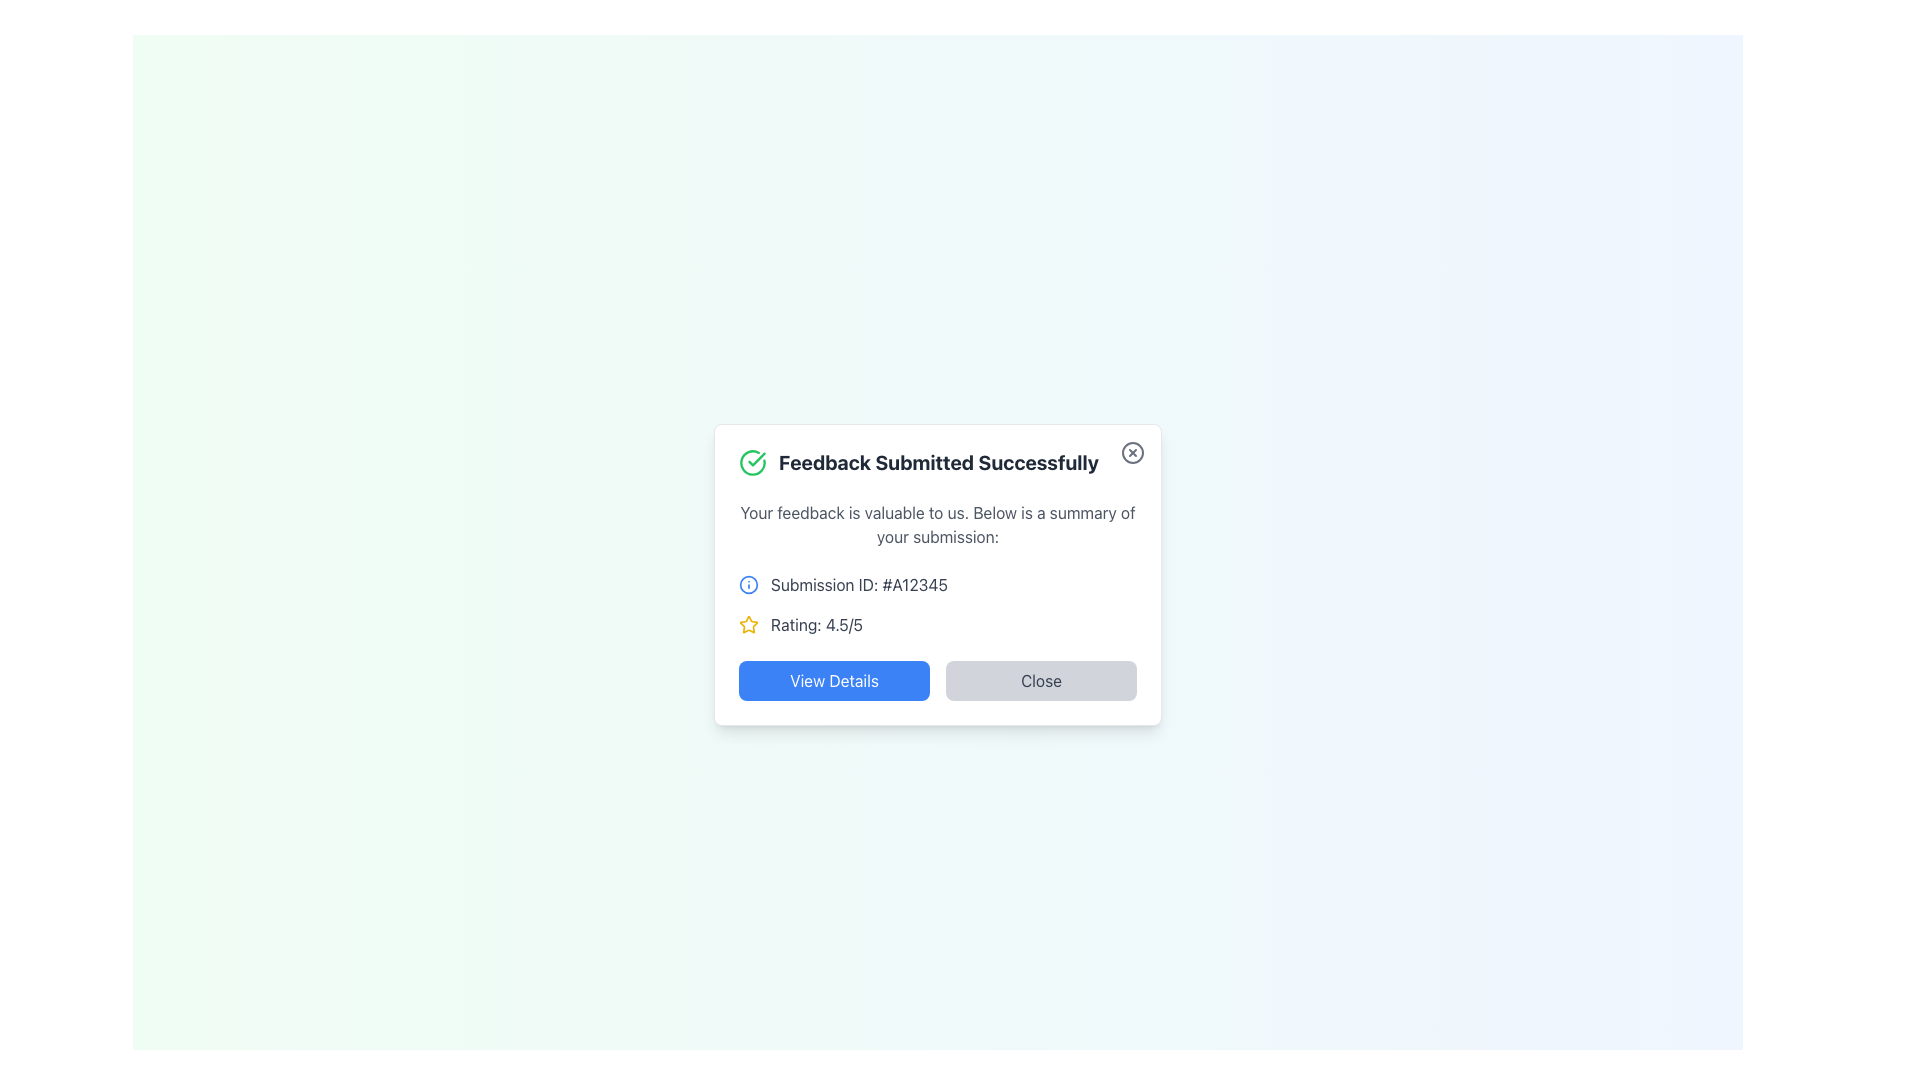  Describe the element at coordinates (936, 523) in the screenshot. I see `the text block that serves as an introductory statement for the submission summary, located beneath the header 'Feedback Submitted Successfully'` at that location.